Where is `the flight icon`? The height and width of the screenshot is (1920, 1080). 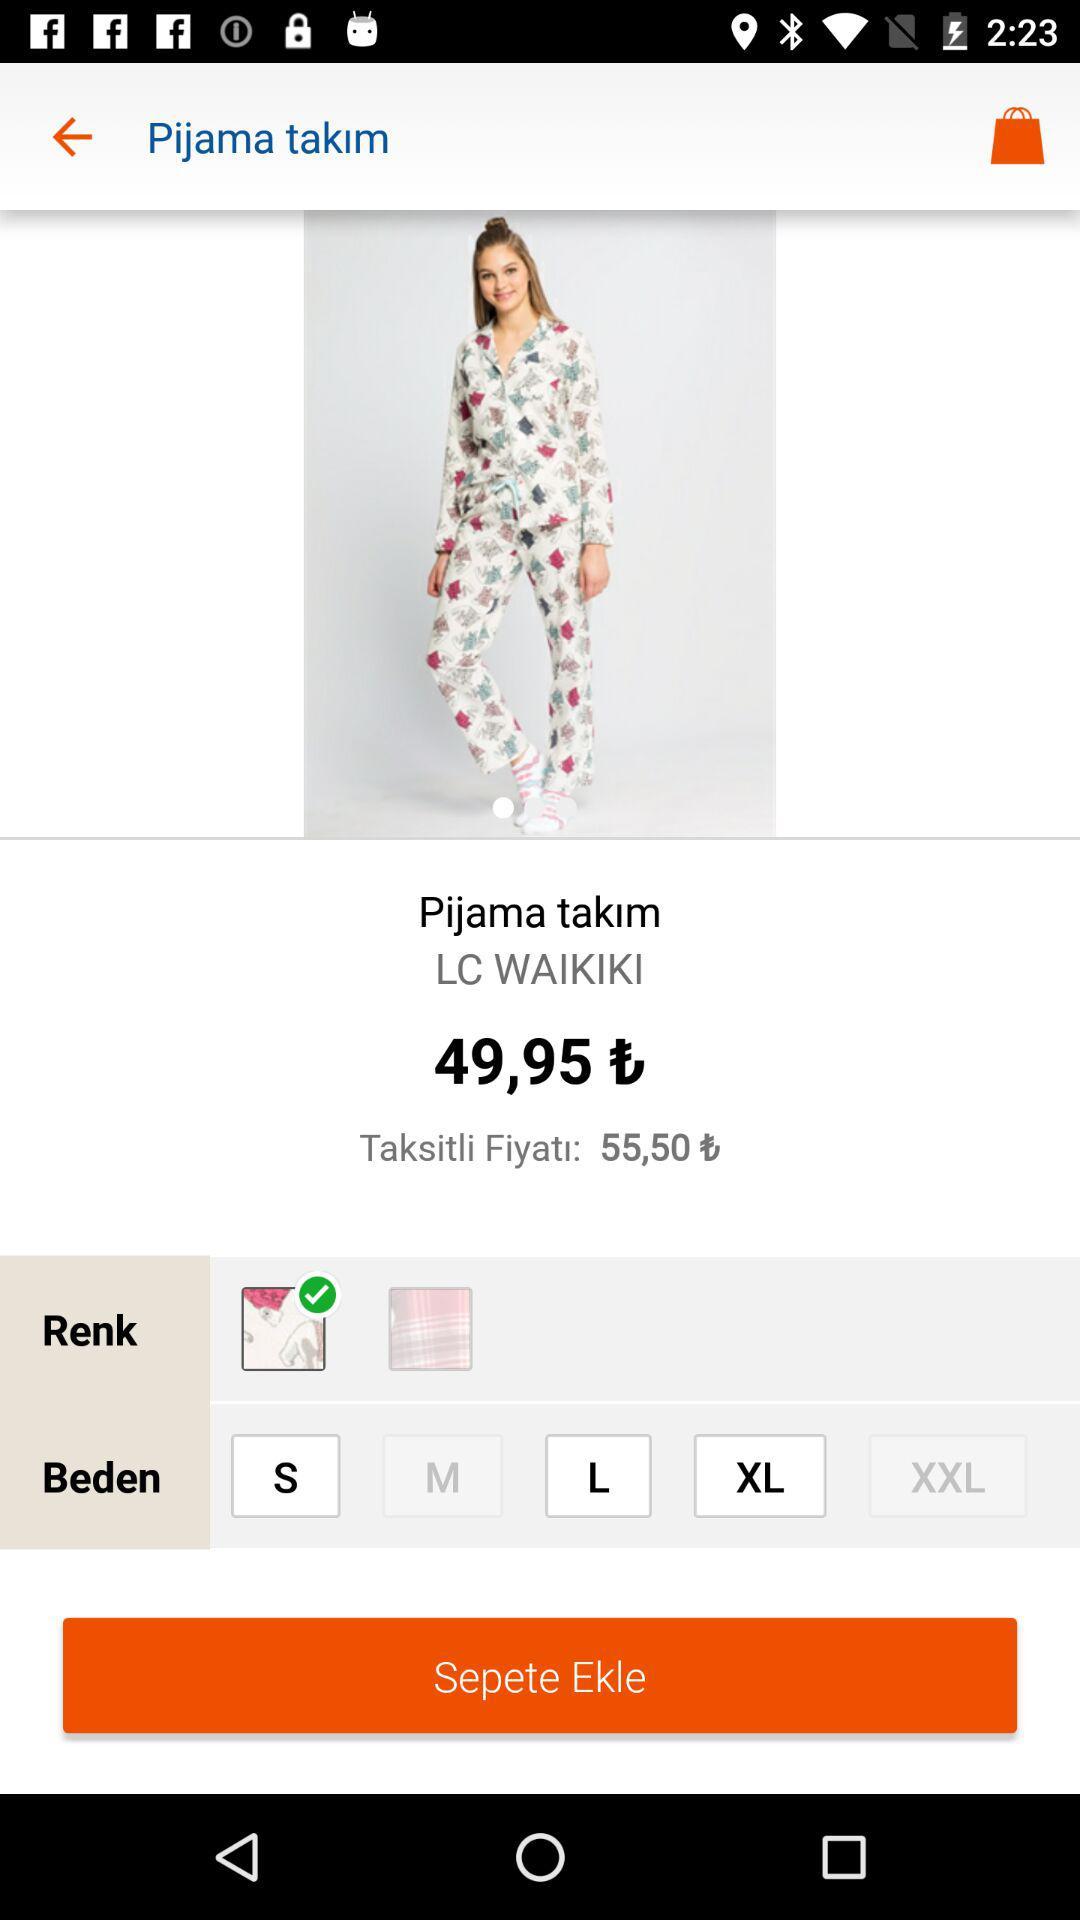
the flight icon is located at coordinates (283, 1329).